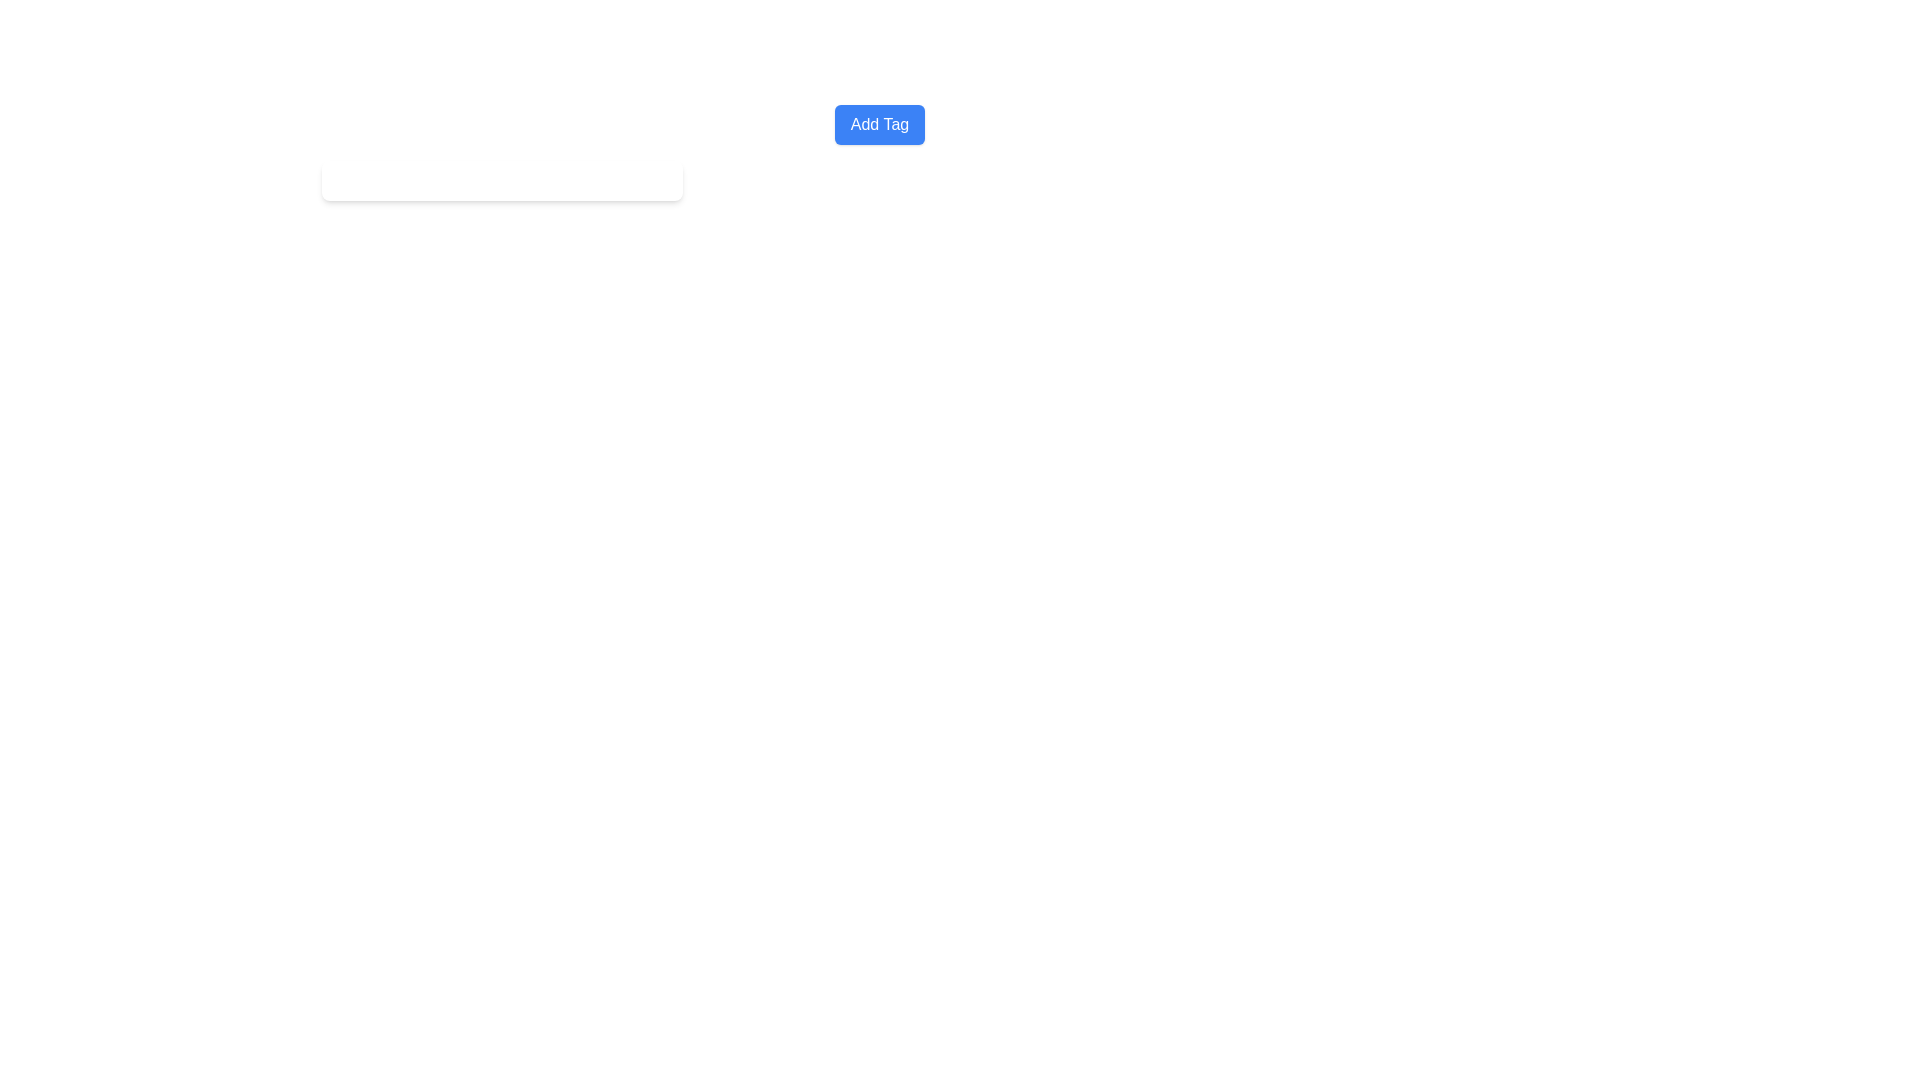 This screenshot has height=1080, width=1920. What do you see at coordinates (879, 124) in the screenshot?
I see `the 'Add Tag' button, which is a rectangular button with a blue background and rounded corners, displaying white text centered on it, to observe the hover effects` at bounding box center [879, 124].